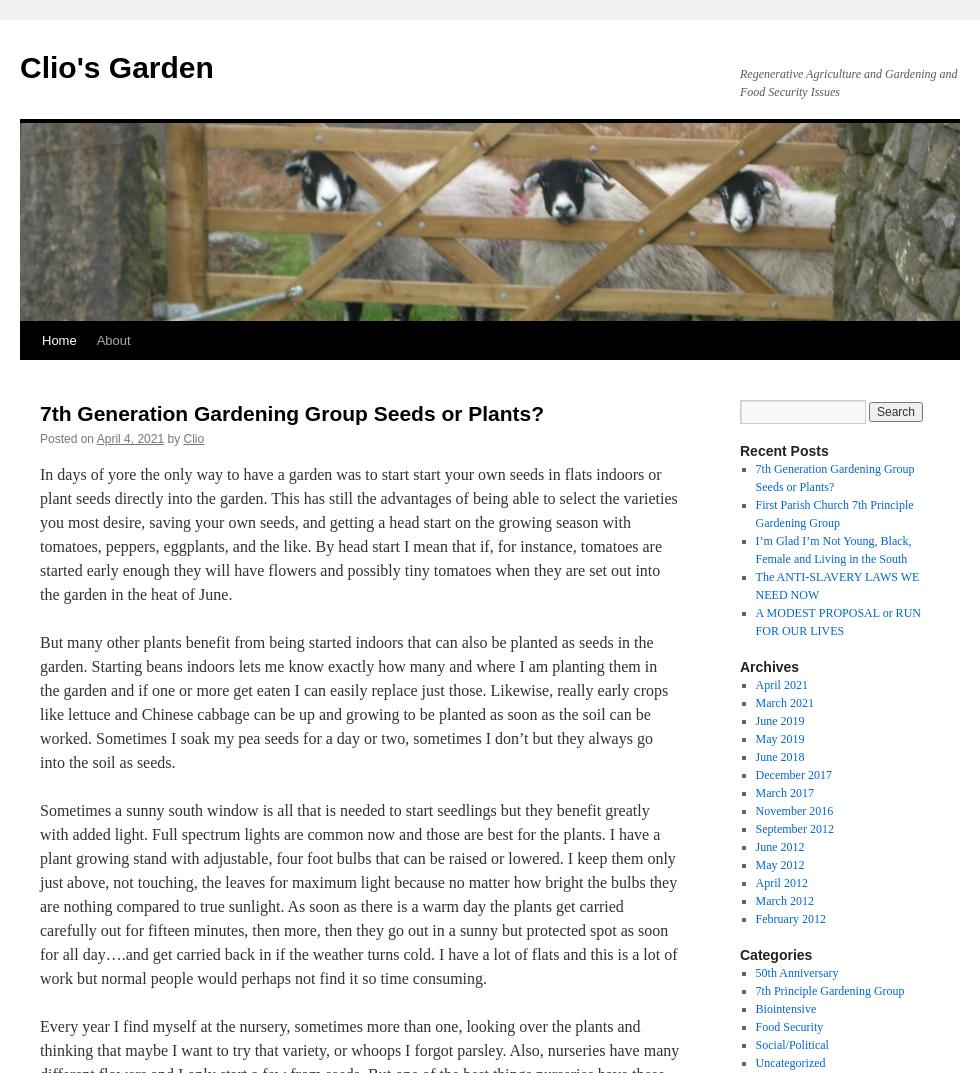 This screenshot has height=1073, width=980. What do you see at coordinates (784, 703) in the screenshot?
I see `'March 2021'` at bounding box center [784, 703].